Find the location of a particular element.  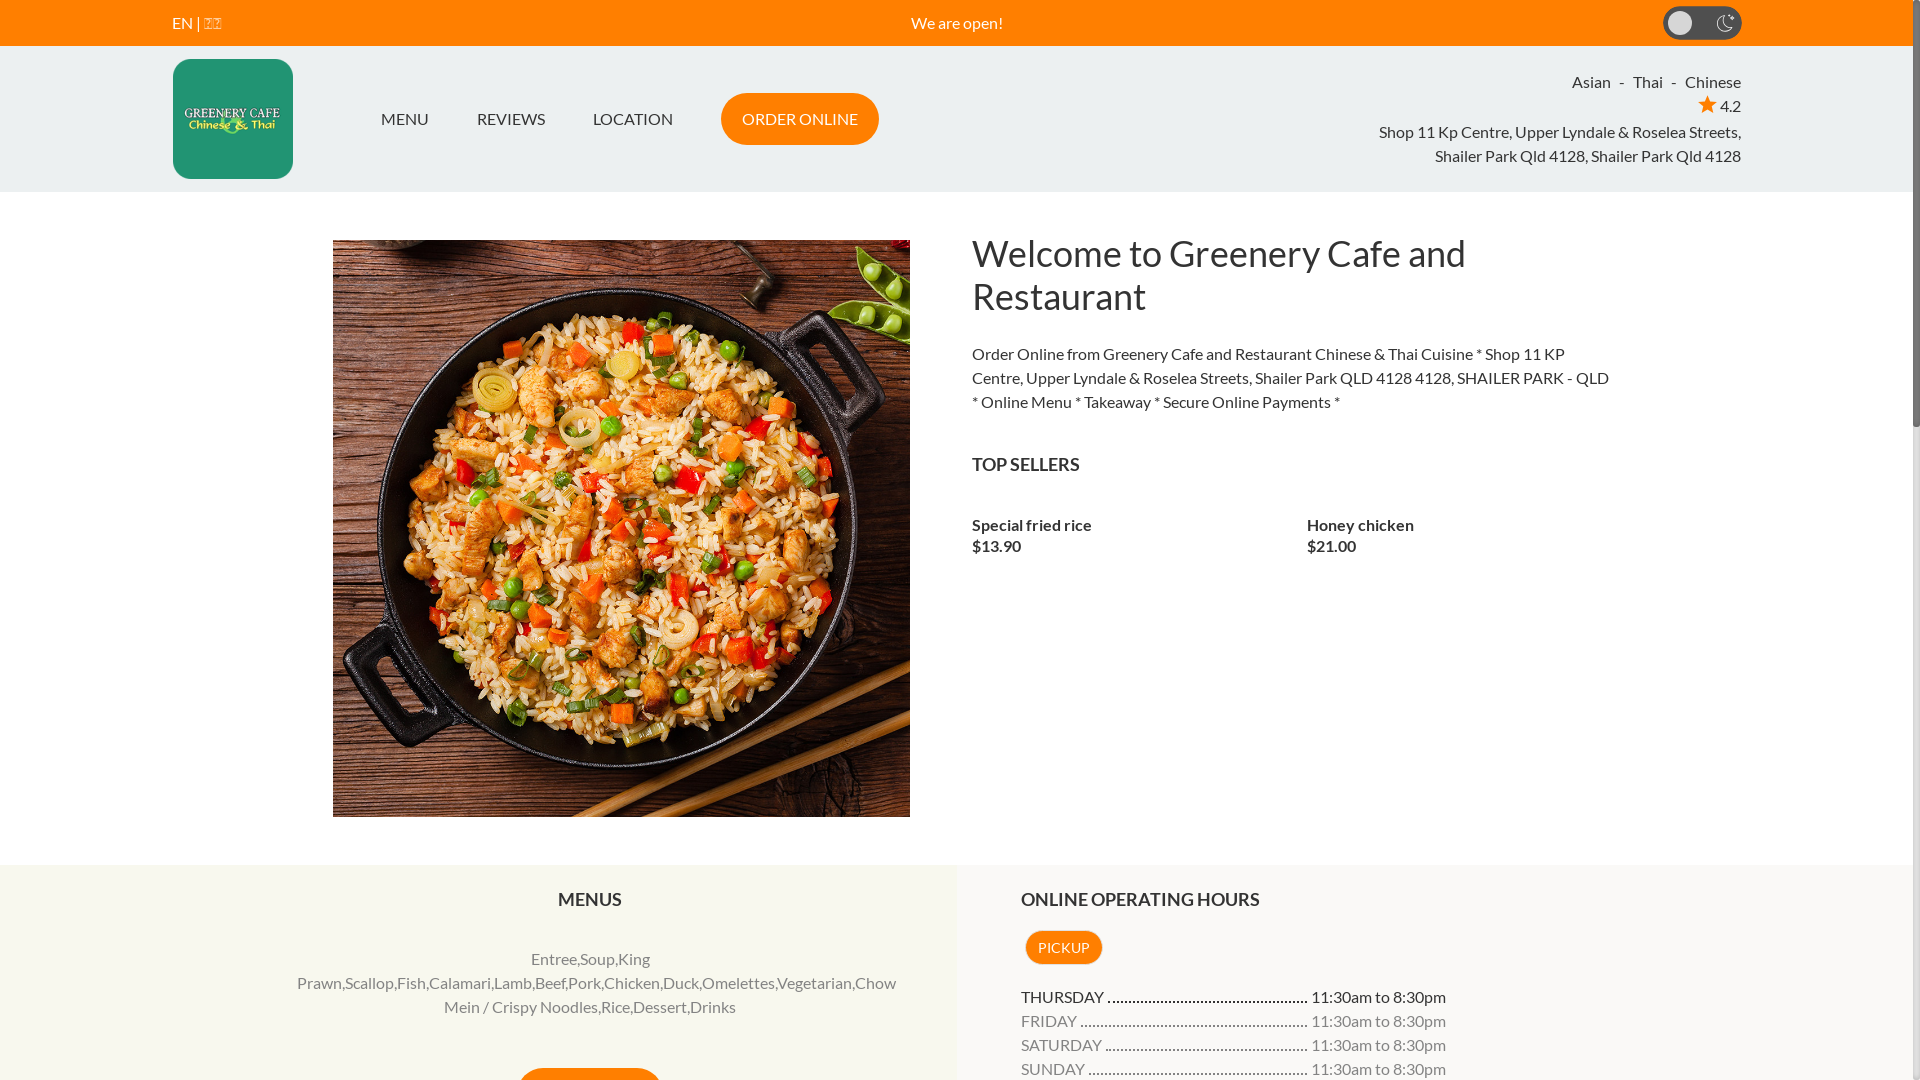

'ORDER ONLINE' is located at coordinates (797, 119).